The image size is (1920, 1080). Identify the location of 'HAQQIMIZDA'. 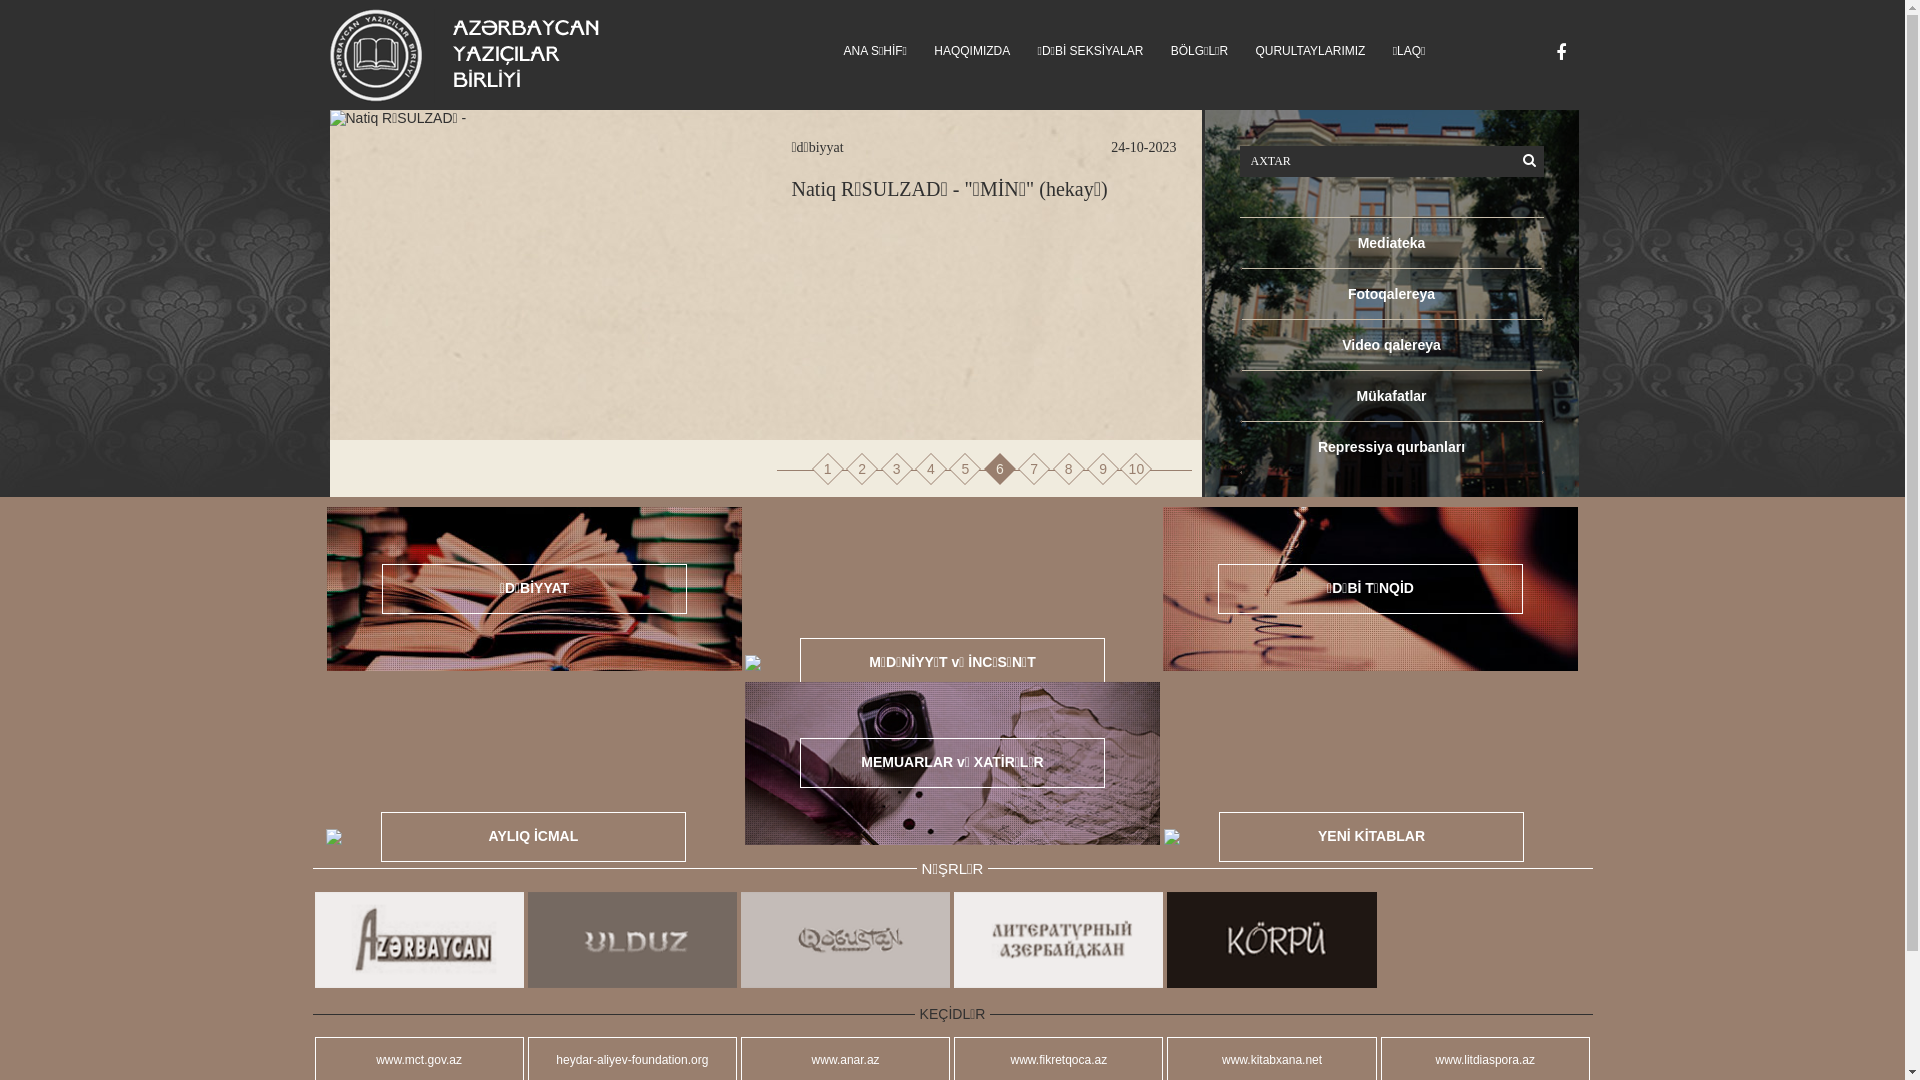
(971, 49).